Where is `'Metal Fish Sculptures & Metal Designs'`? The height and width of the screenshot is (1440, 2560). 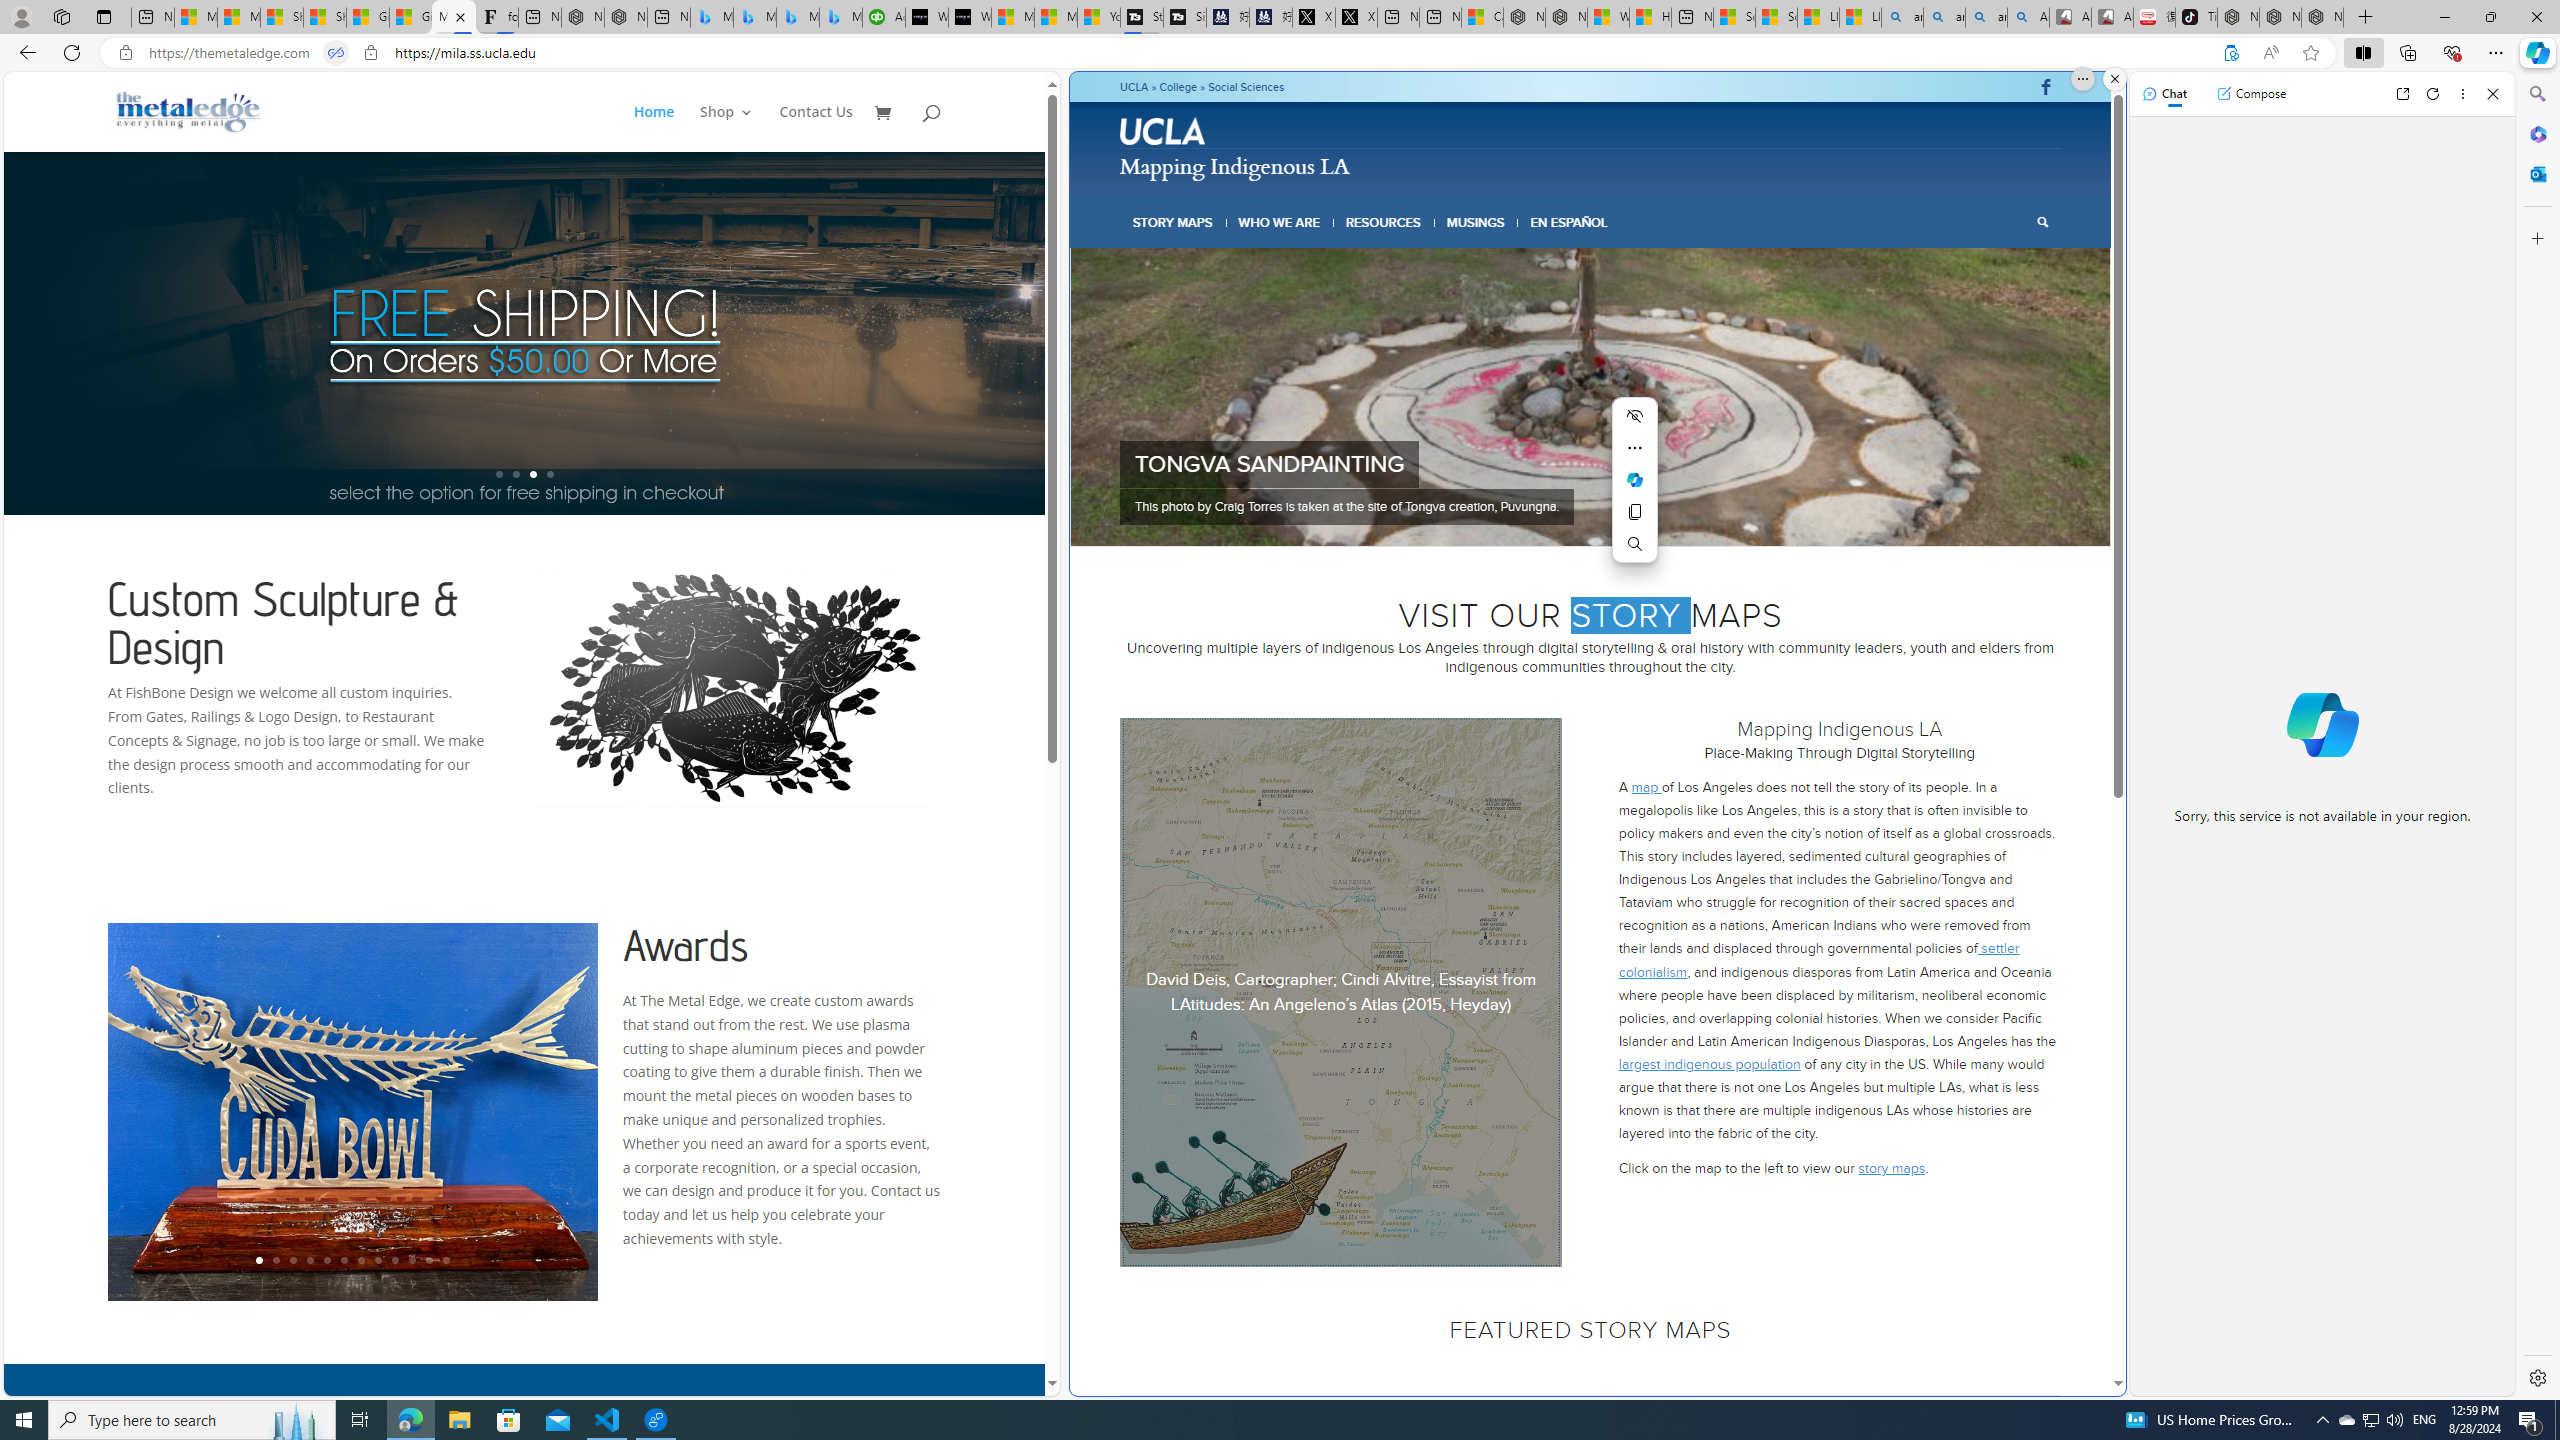
'Metal Fish Sculptures & Metal Designs' is located at coordinates (187, 111).